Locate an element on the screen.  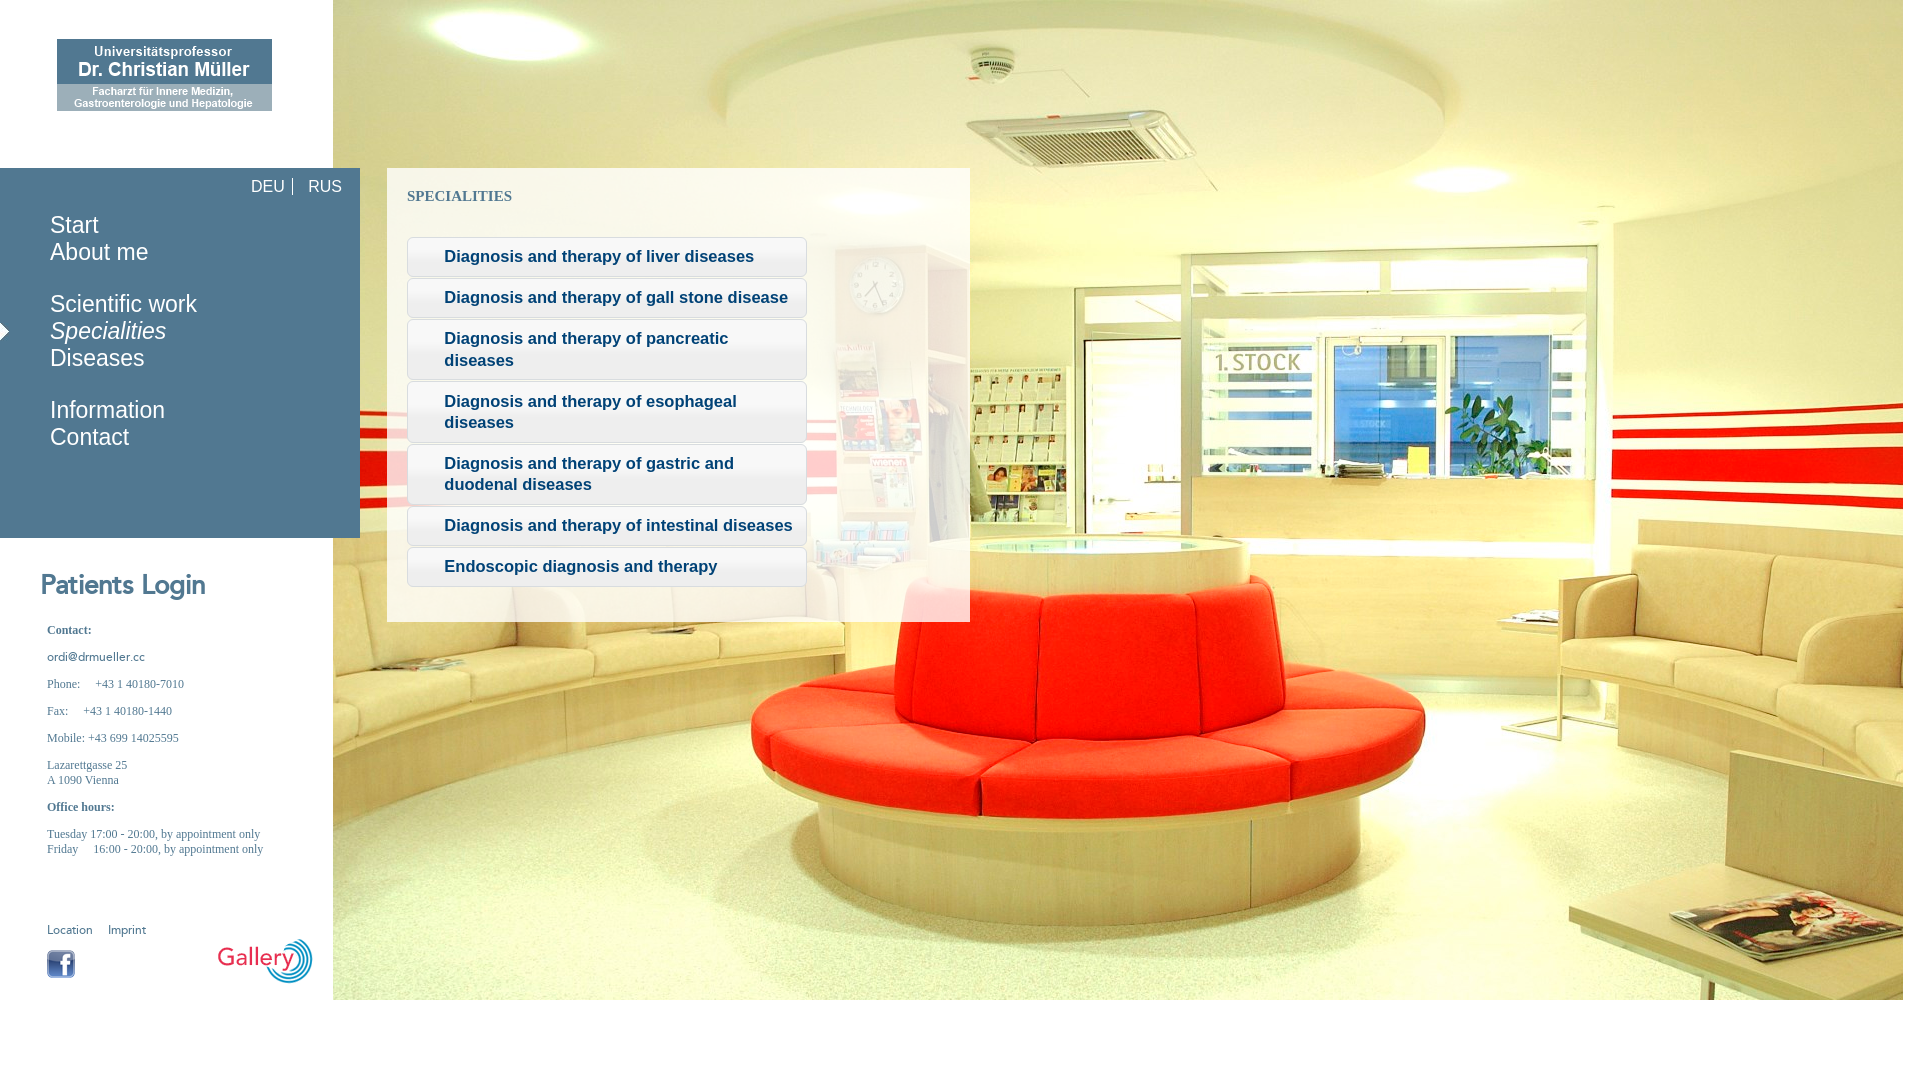
'DEU' is located at coordinates (267, 186).